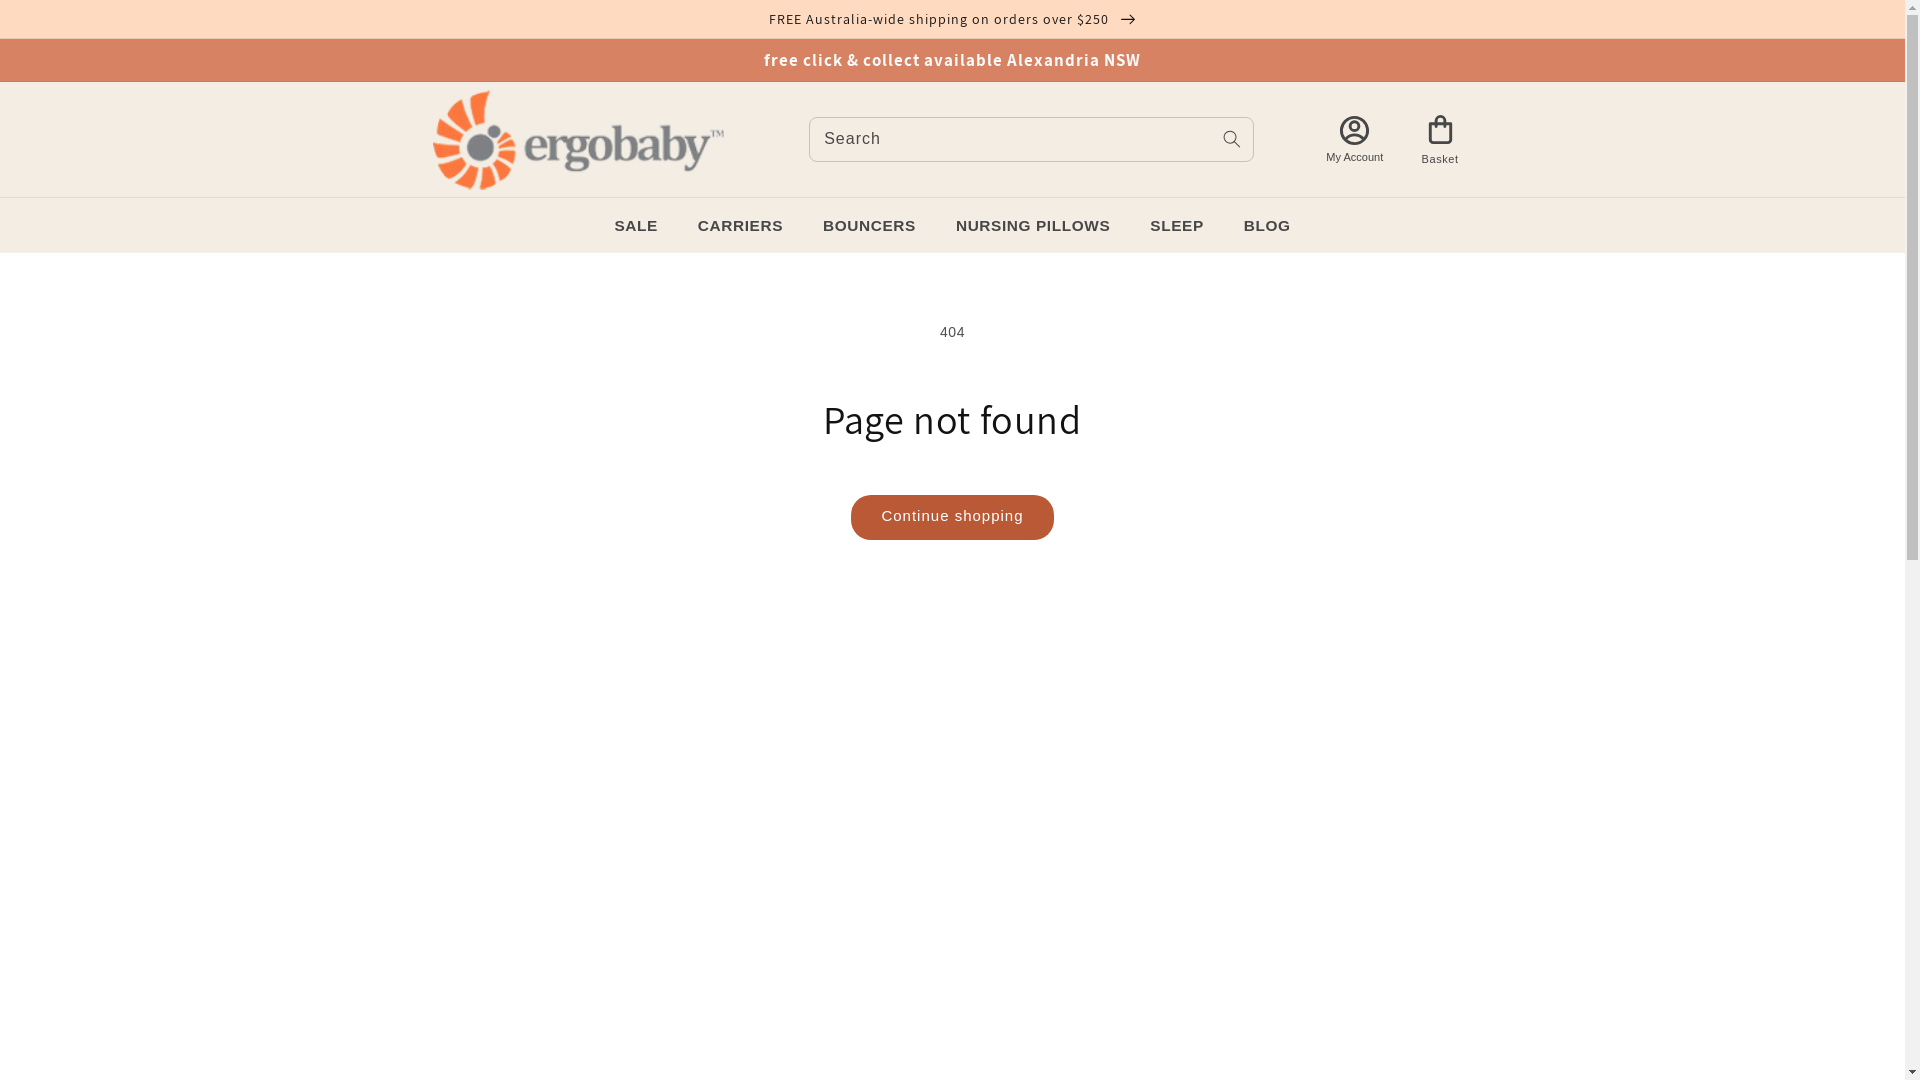 The width and height of the screenshot is (1920, 1080). What do you see at coordinates (739, 225) in the screenshot?
I see `'CARRIERS'` at bounding box center [739, 225].